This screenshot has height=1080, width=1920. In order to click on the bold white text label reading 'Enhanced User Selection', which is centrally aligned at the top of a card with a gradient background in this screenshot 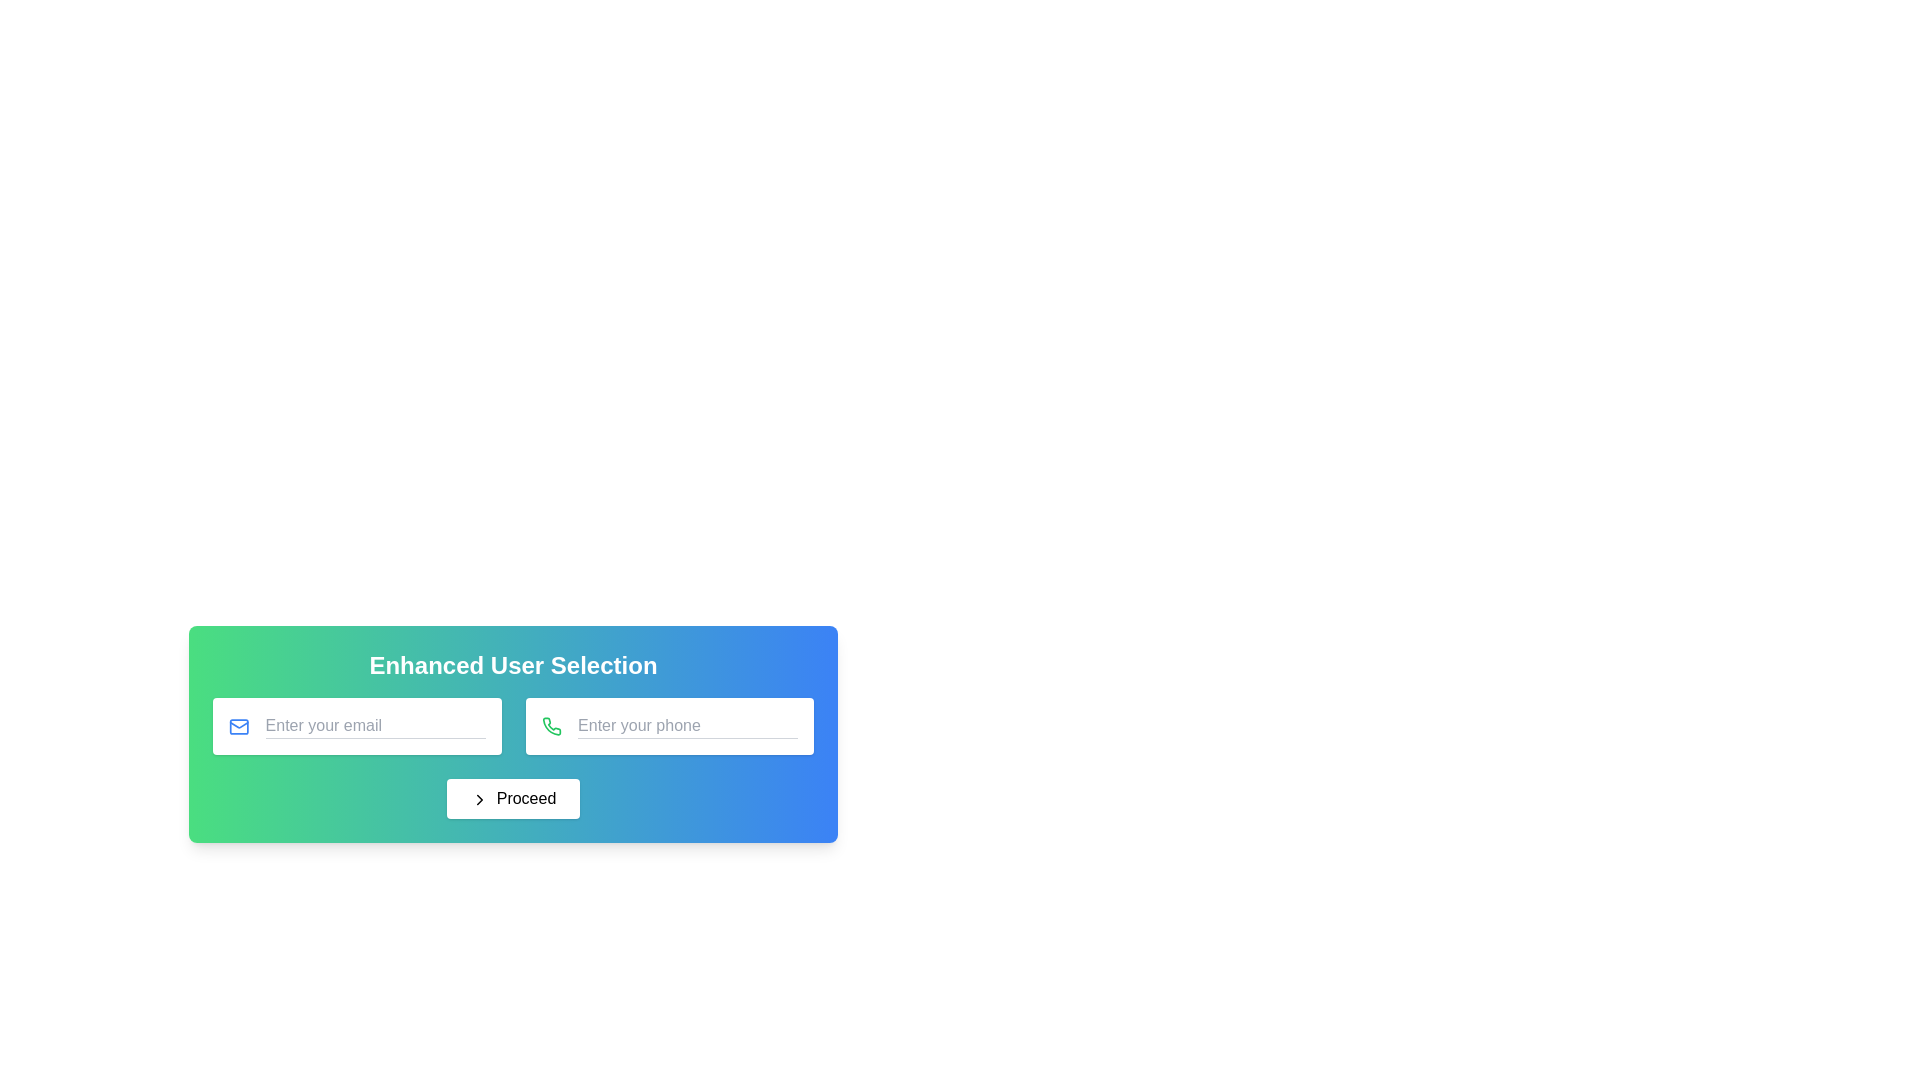, I will do `click(513, 666)`.